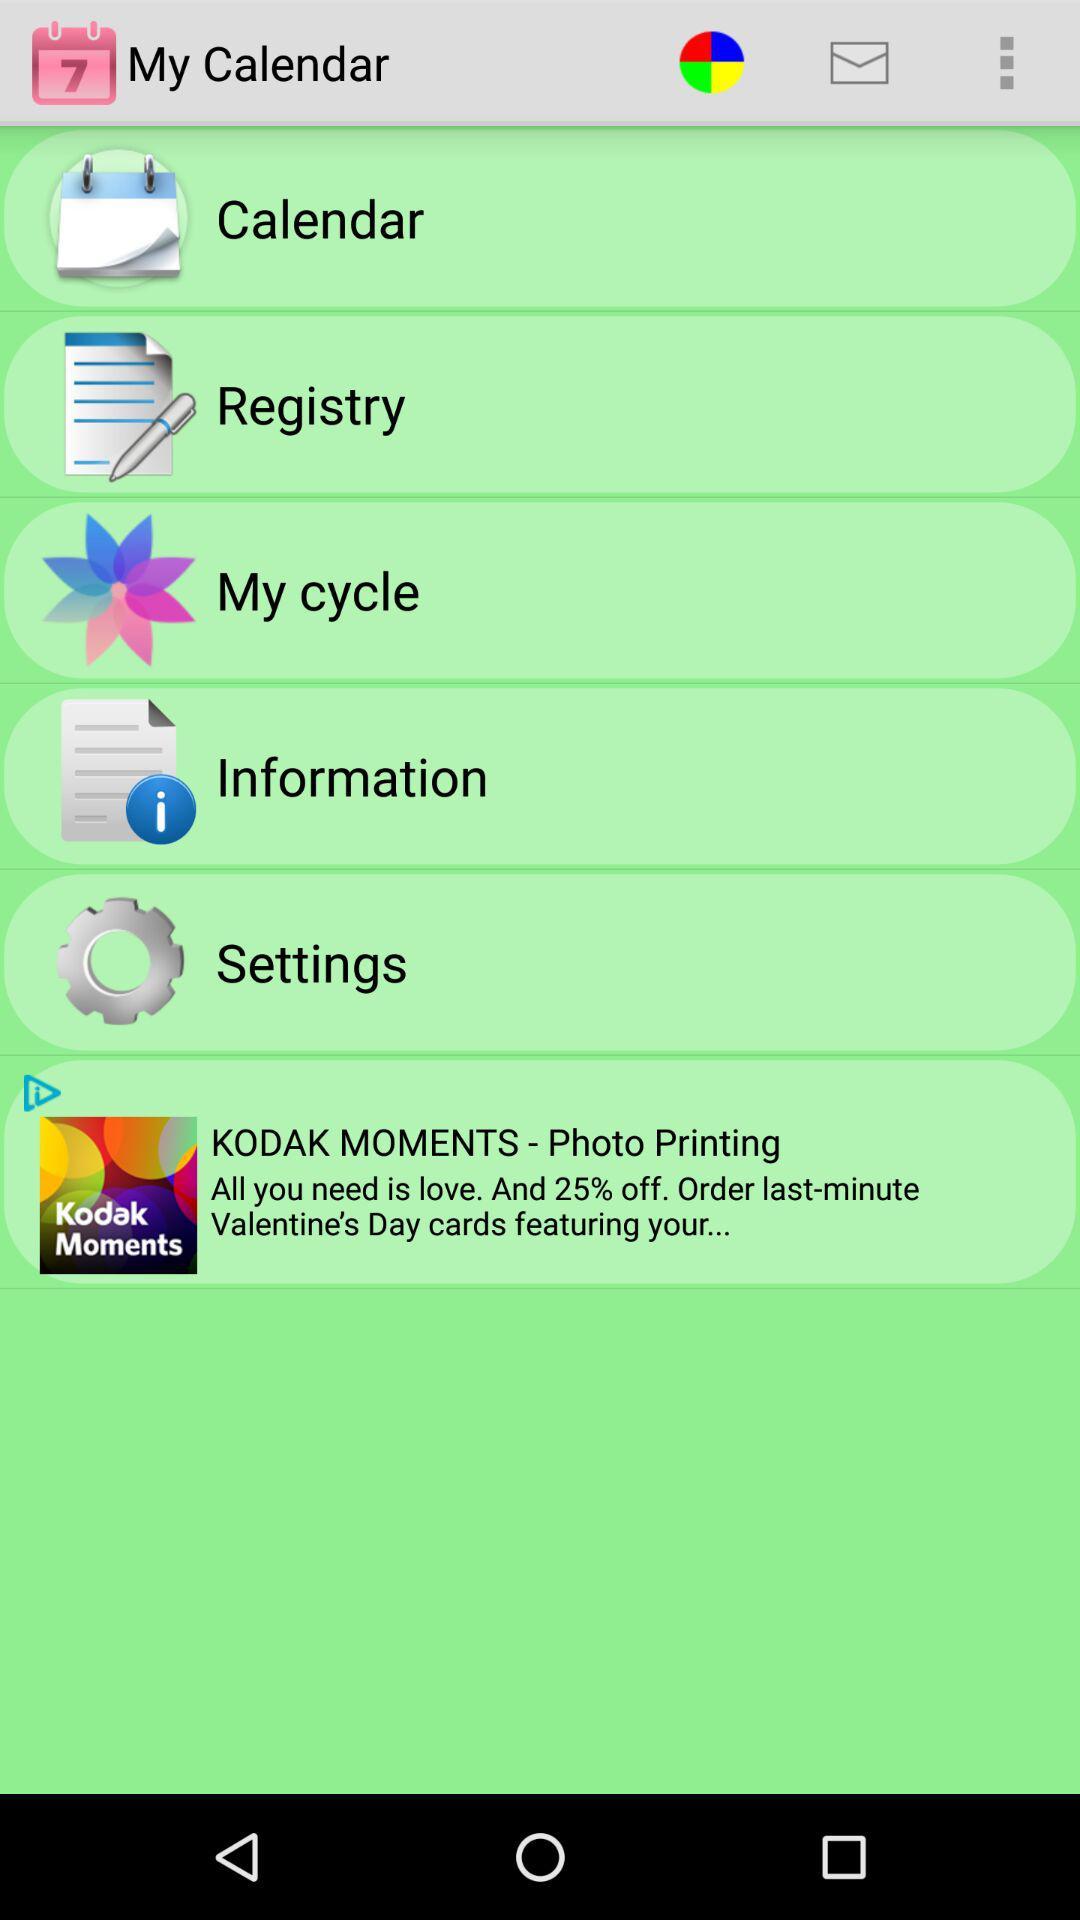 The width and height of the screenshot is (1080, 1920). I want to click on information app, so click(351, 774).